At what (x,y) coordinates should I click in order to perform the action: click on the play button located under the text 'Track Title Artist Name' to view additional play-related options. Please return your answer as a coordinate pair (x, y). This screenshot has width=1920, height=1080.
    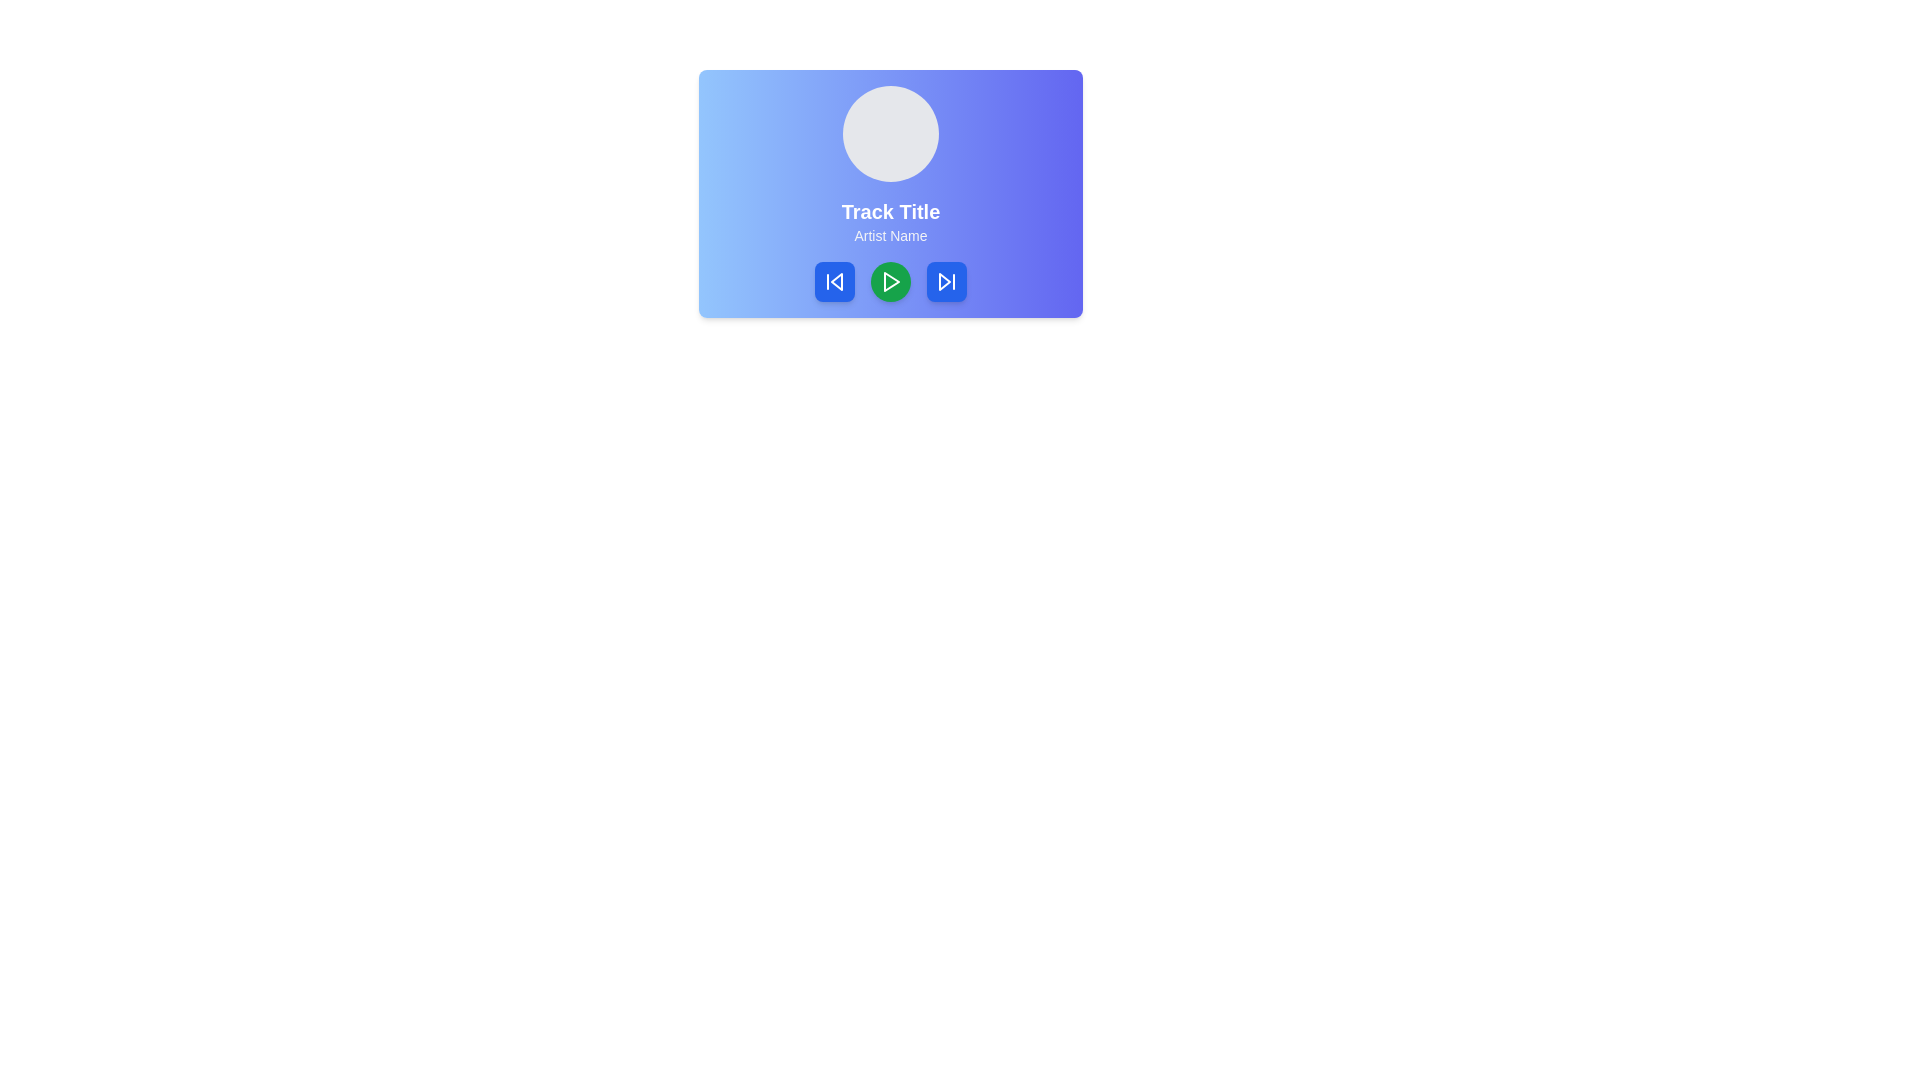
    Looking at the image, I should click on (890, 281).